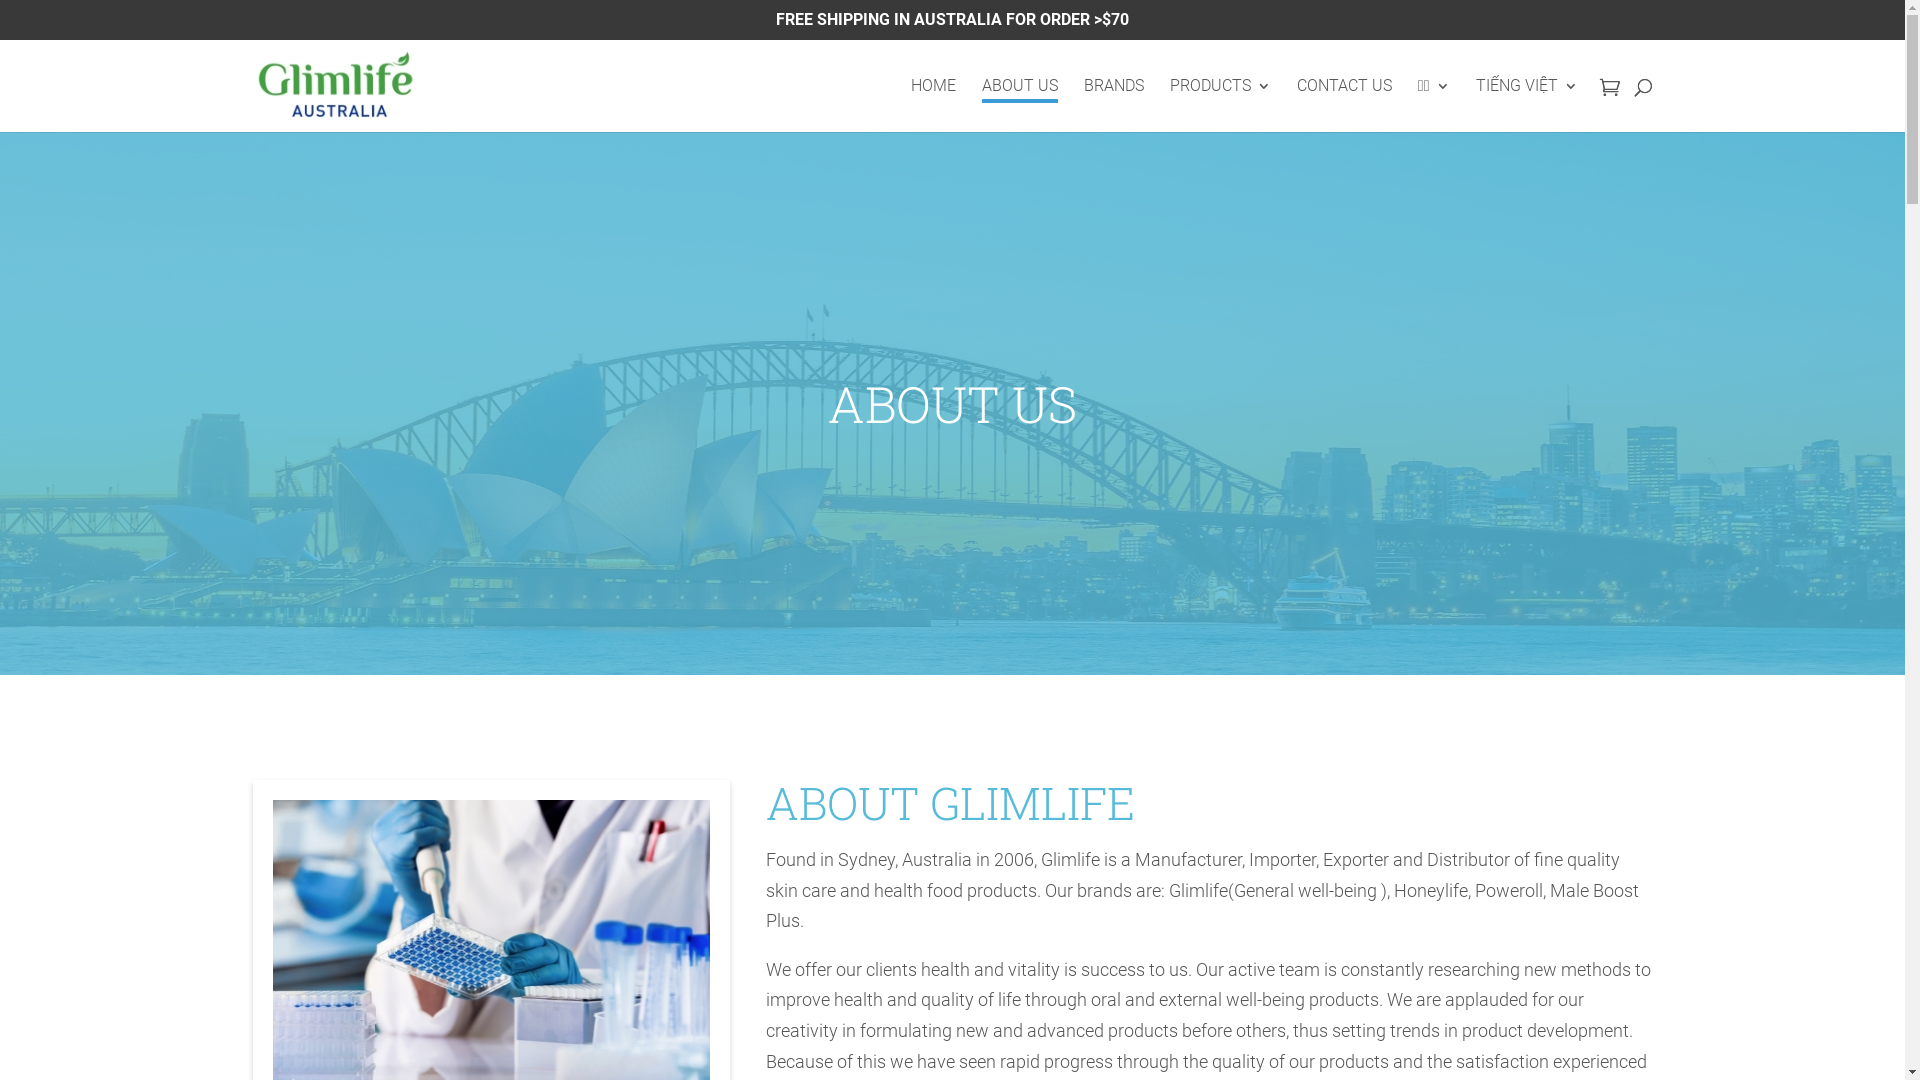  I want to click on 'BRANDS', so click(1083, 105).